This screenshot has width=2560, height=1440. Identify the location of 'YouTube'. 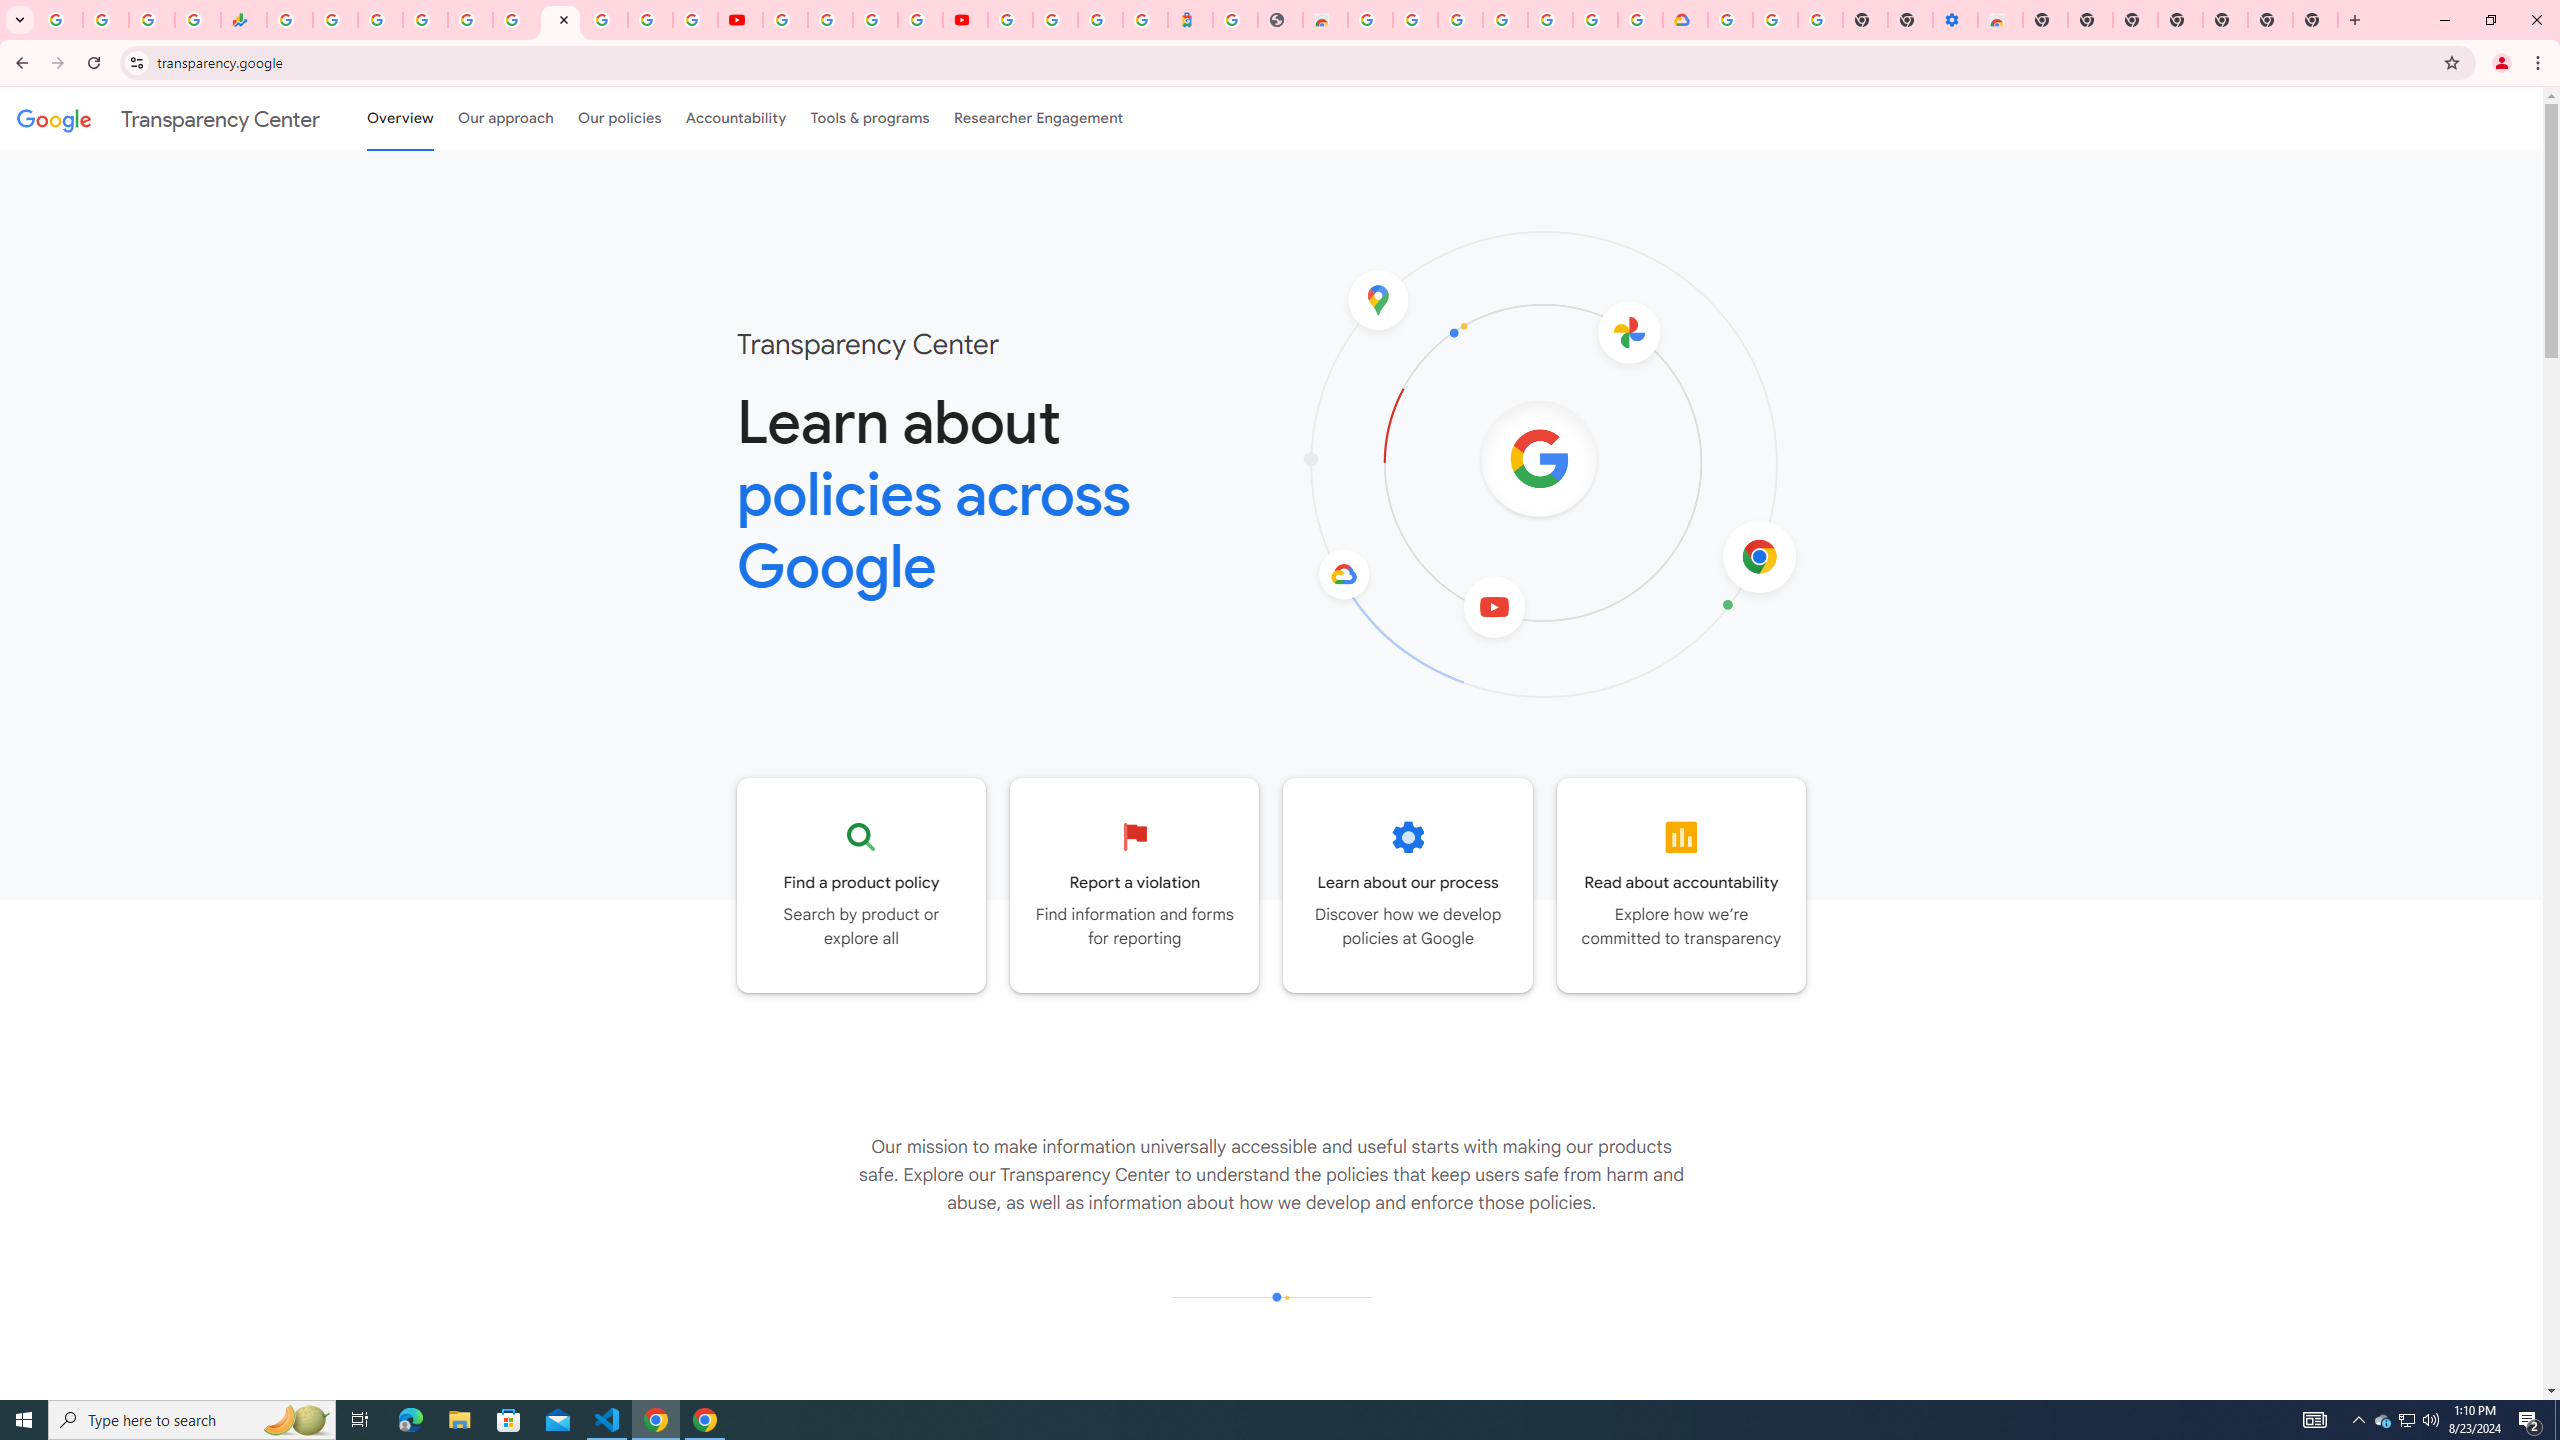
(784, 19).